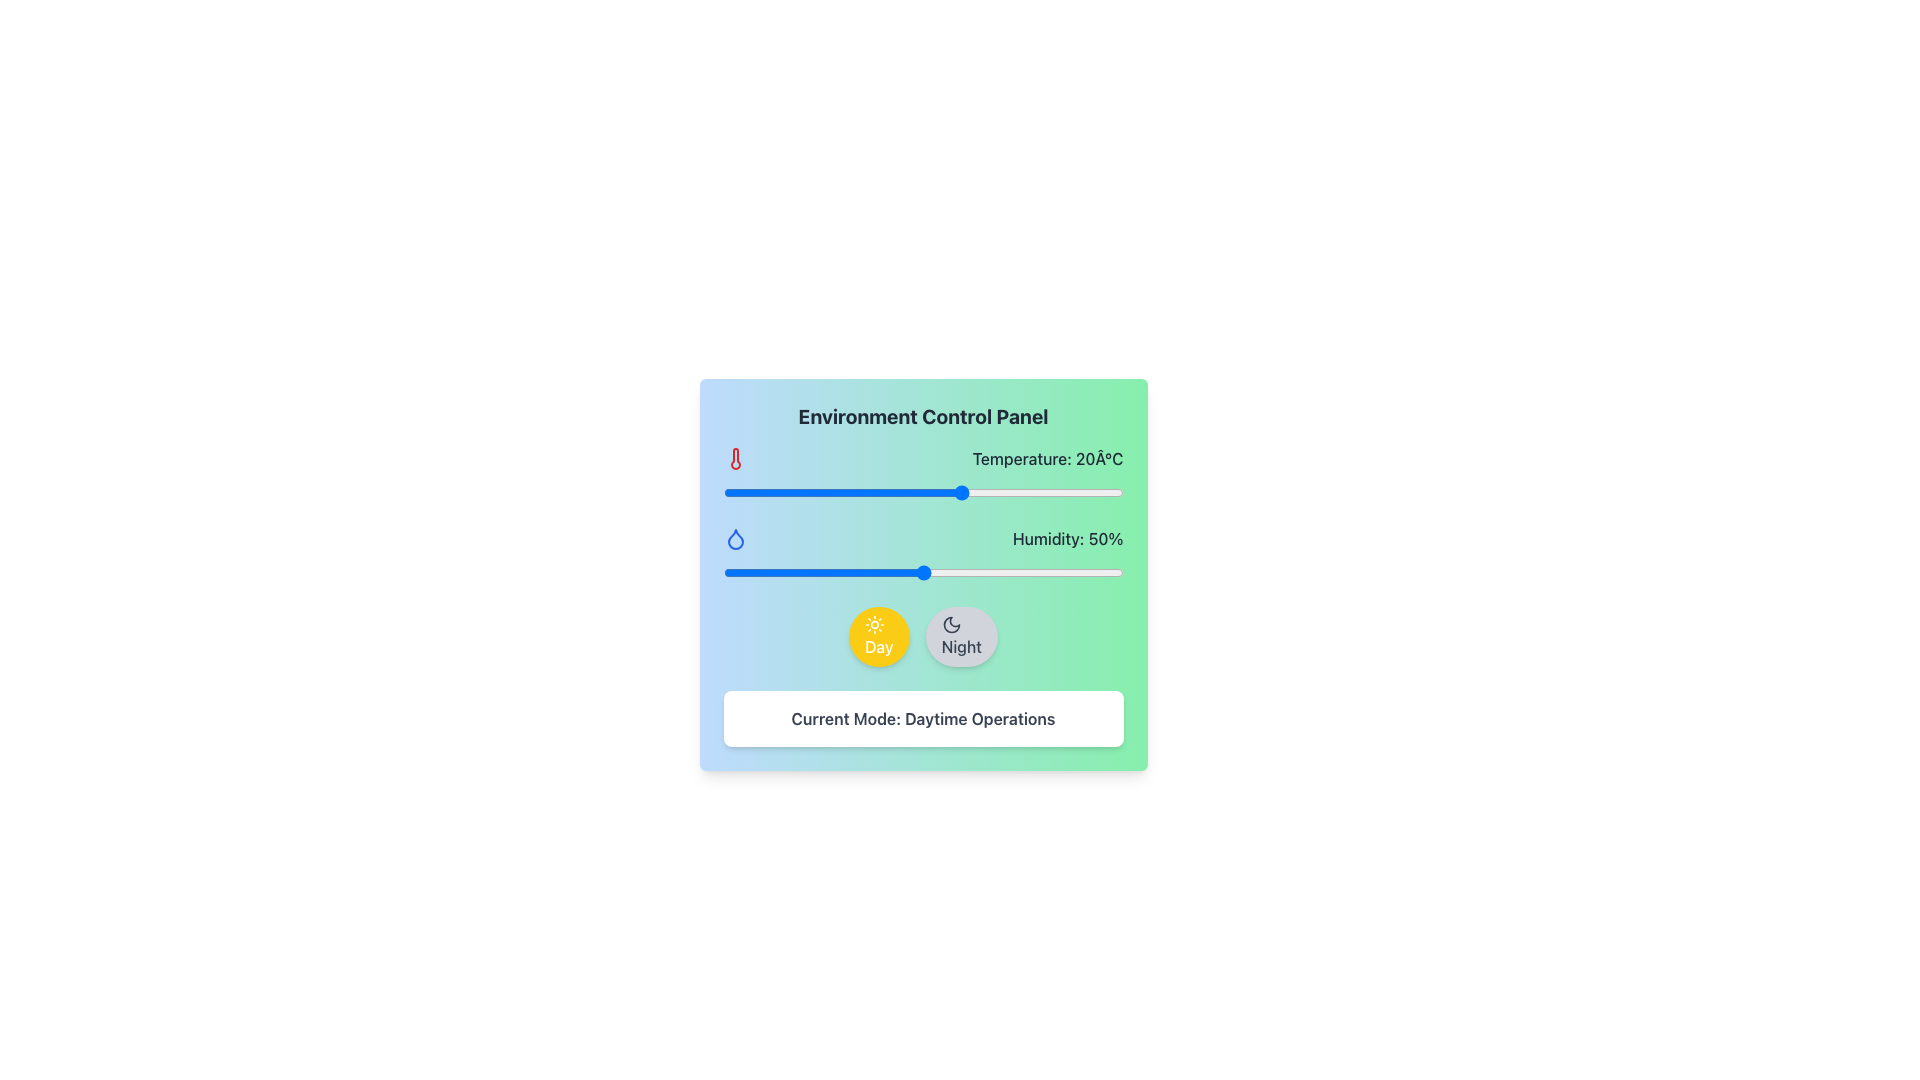  I want to click on the humidity level, so click(971, 573).